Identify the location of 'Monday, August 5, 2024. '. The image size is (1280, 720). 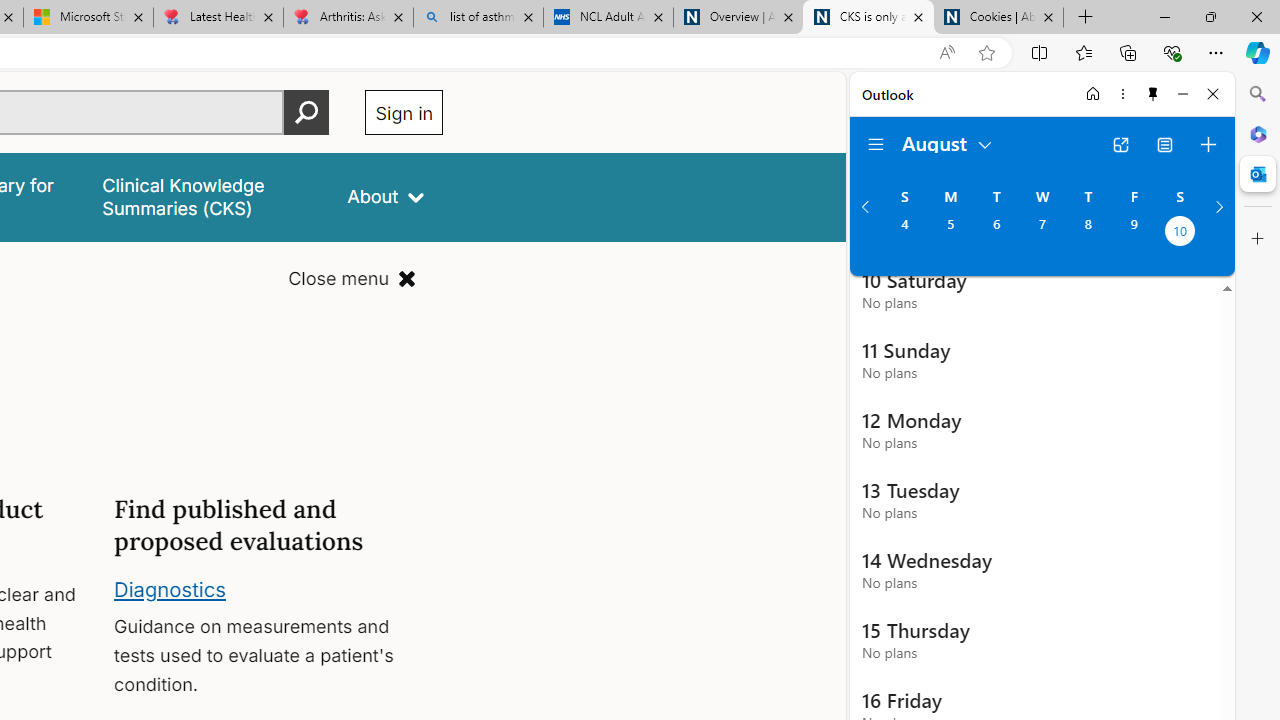
(949, 232).